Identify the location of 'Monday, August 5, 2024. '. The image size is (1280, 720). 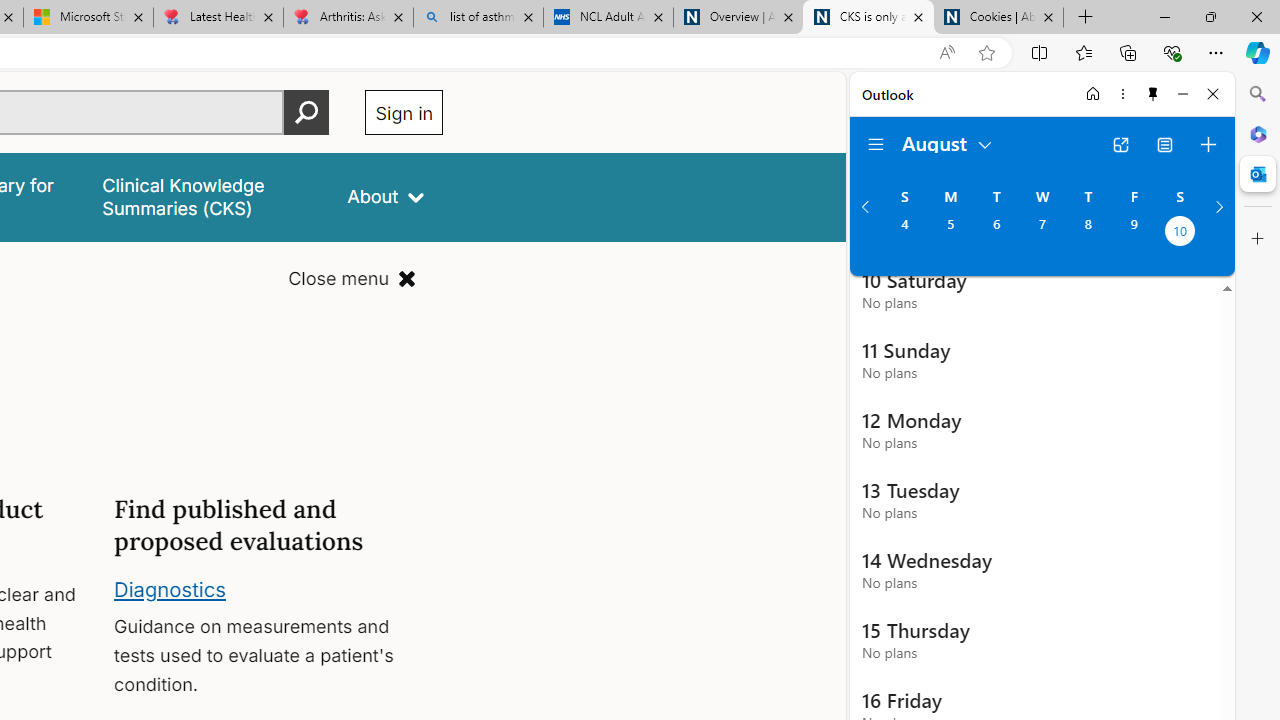
(949, 232).